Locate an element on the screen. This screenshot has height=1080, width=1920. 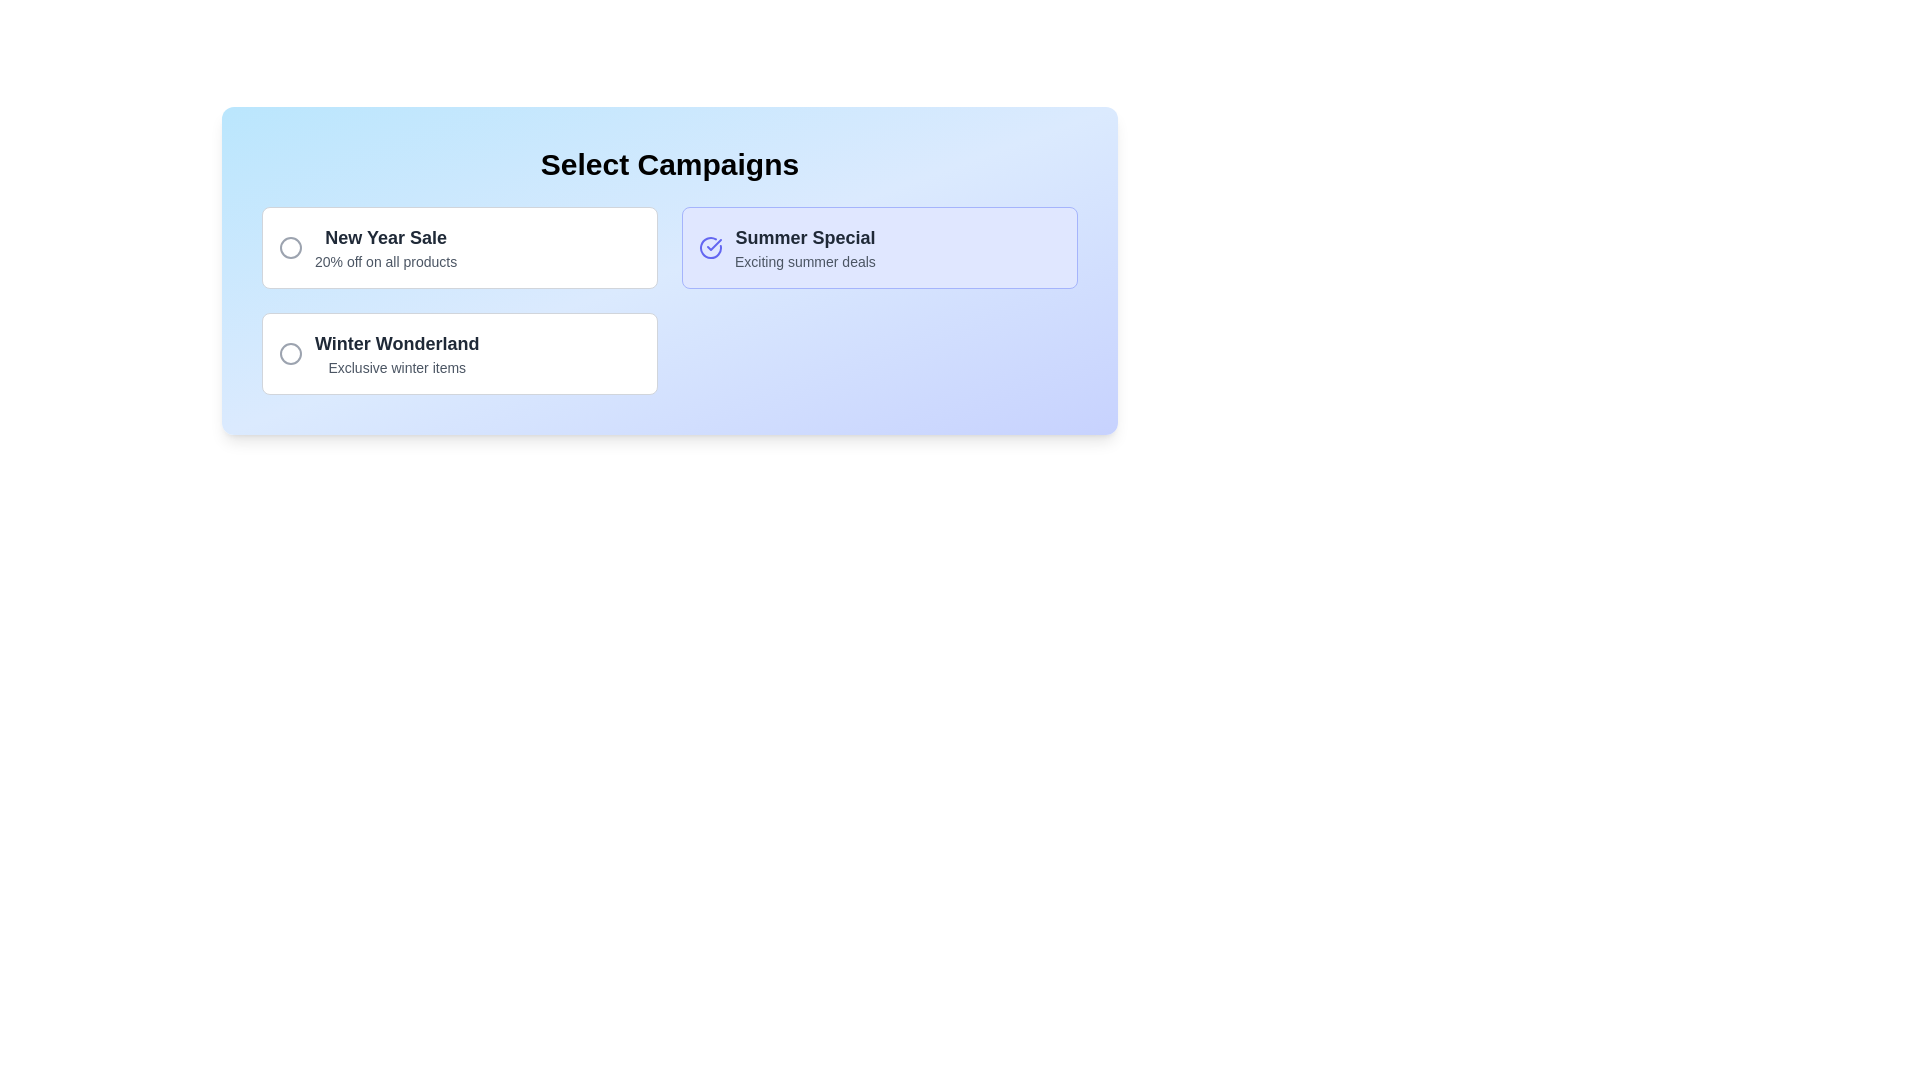
the title text for the 'Summer Special' campaign, which is located in the middle card of the 'Select Campaigns' selection group, above the descriptive text is located at coordinates (805, 237).